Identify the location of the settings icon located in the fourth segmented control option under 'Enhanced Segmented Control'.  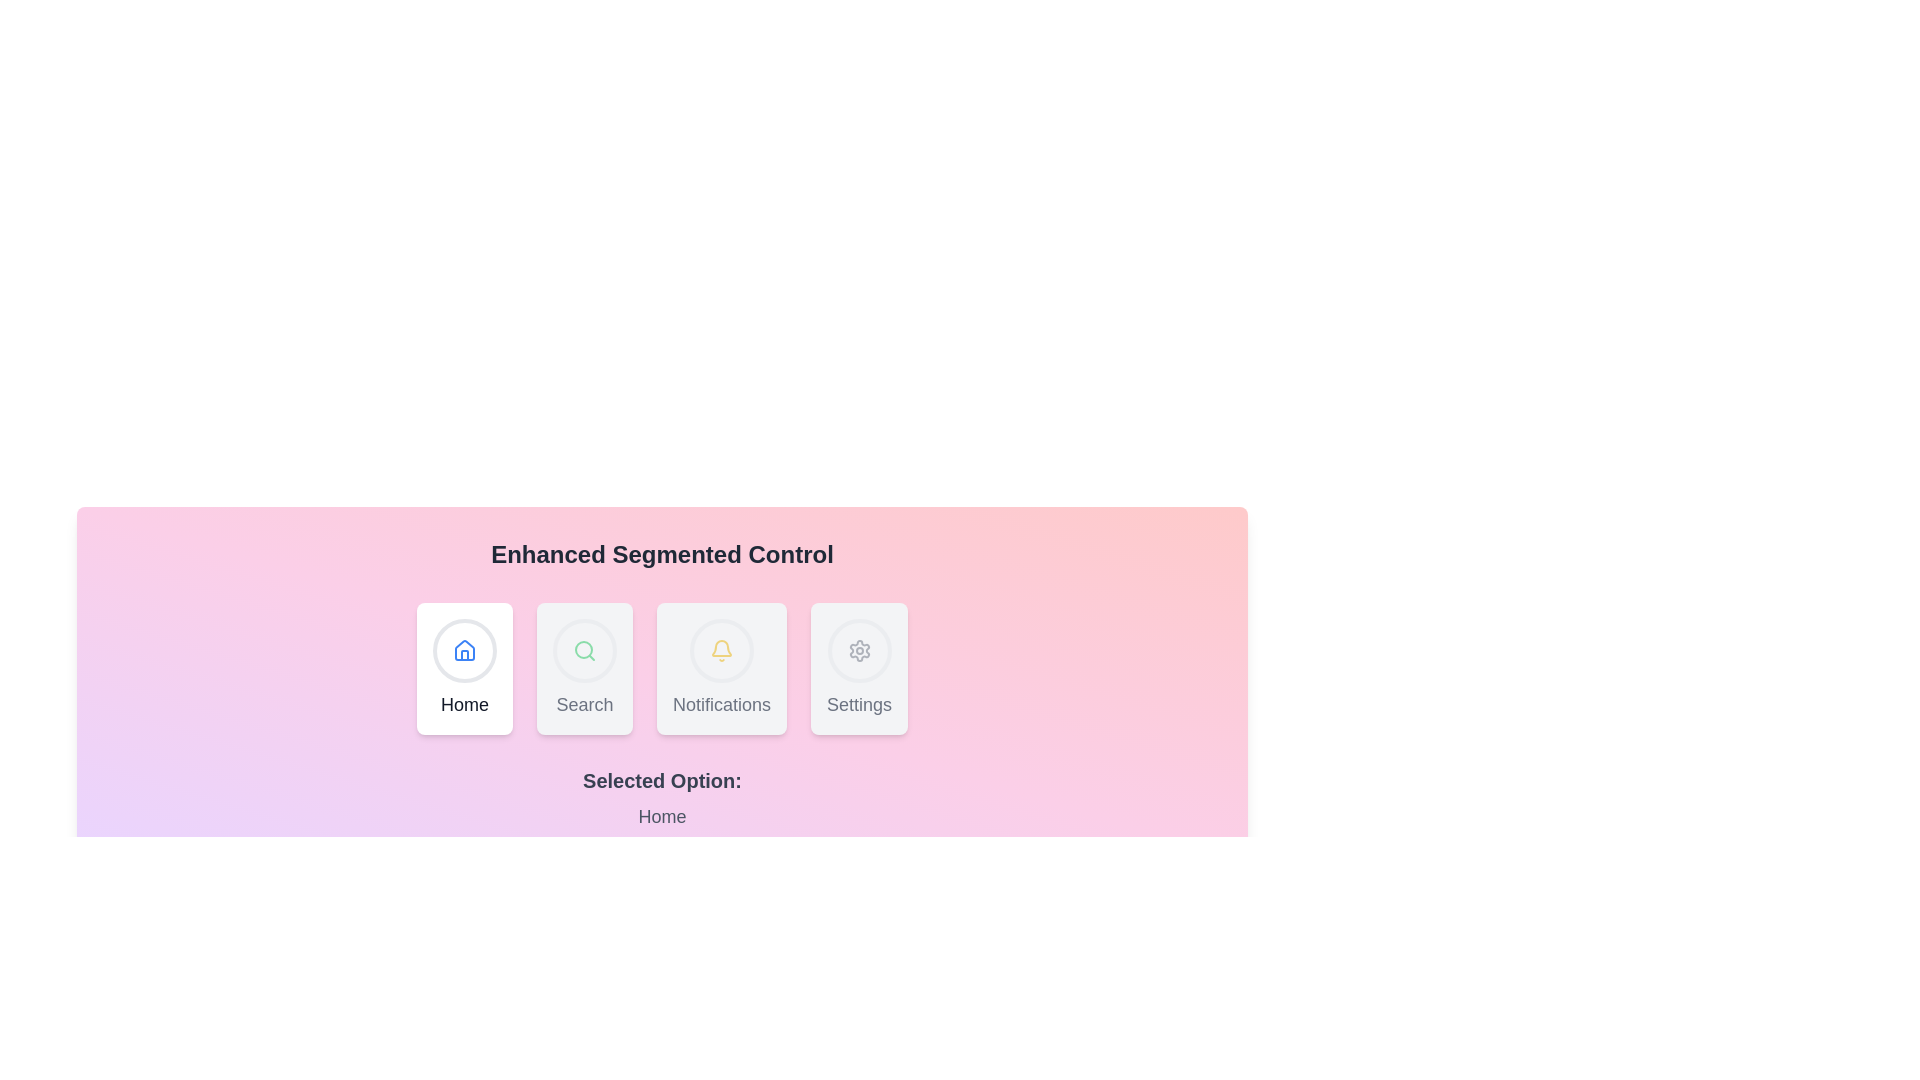
(859, 651).